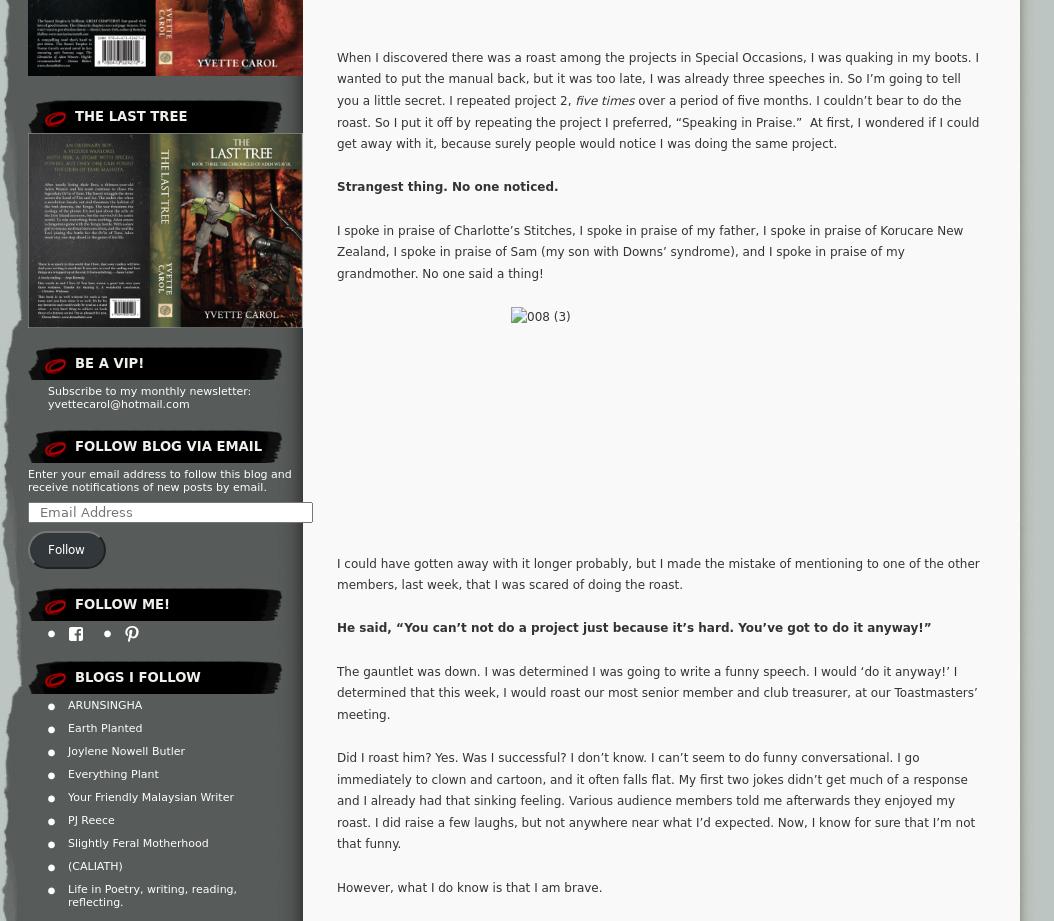  Describe the element at coordinates (66, 796) in the screenshot. I see `'Your Friendly Malaysian Writer'` at that location.